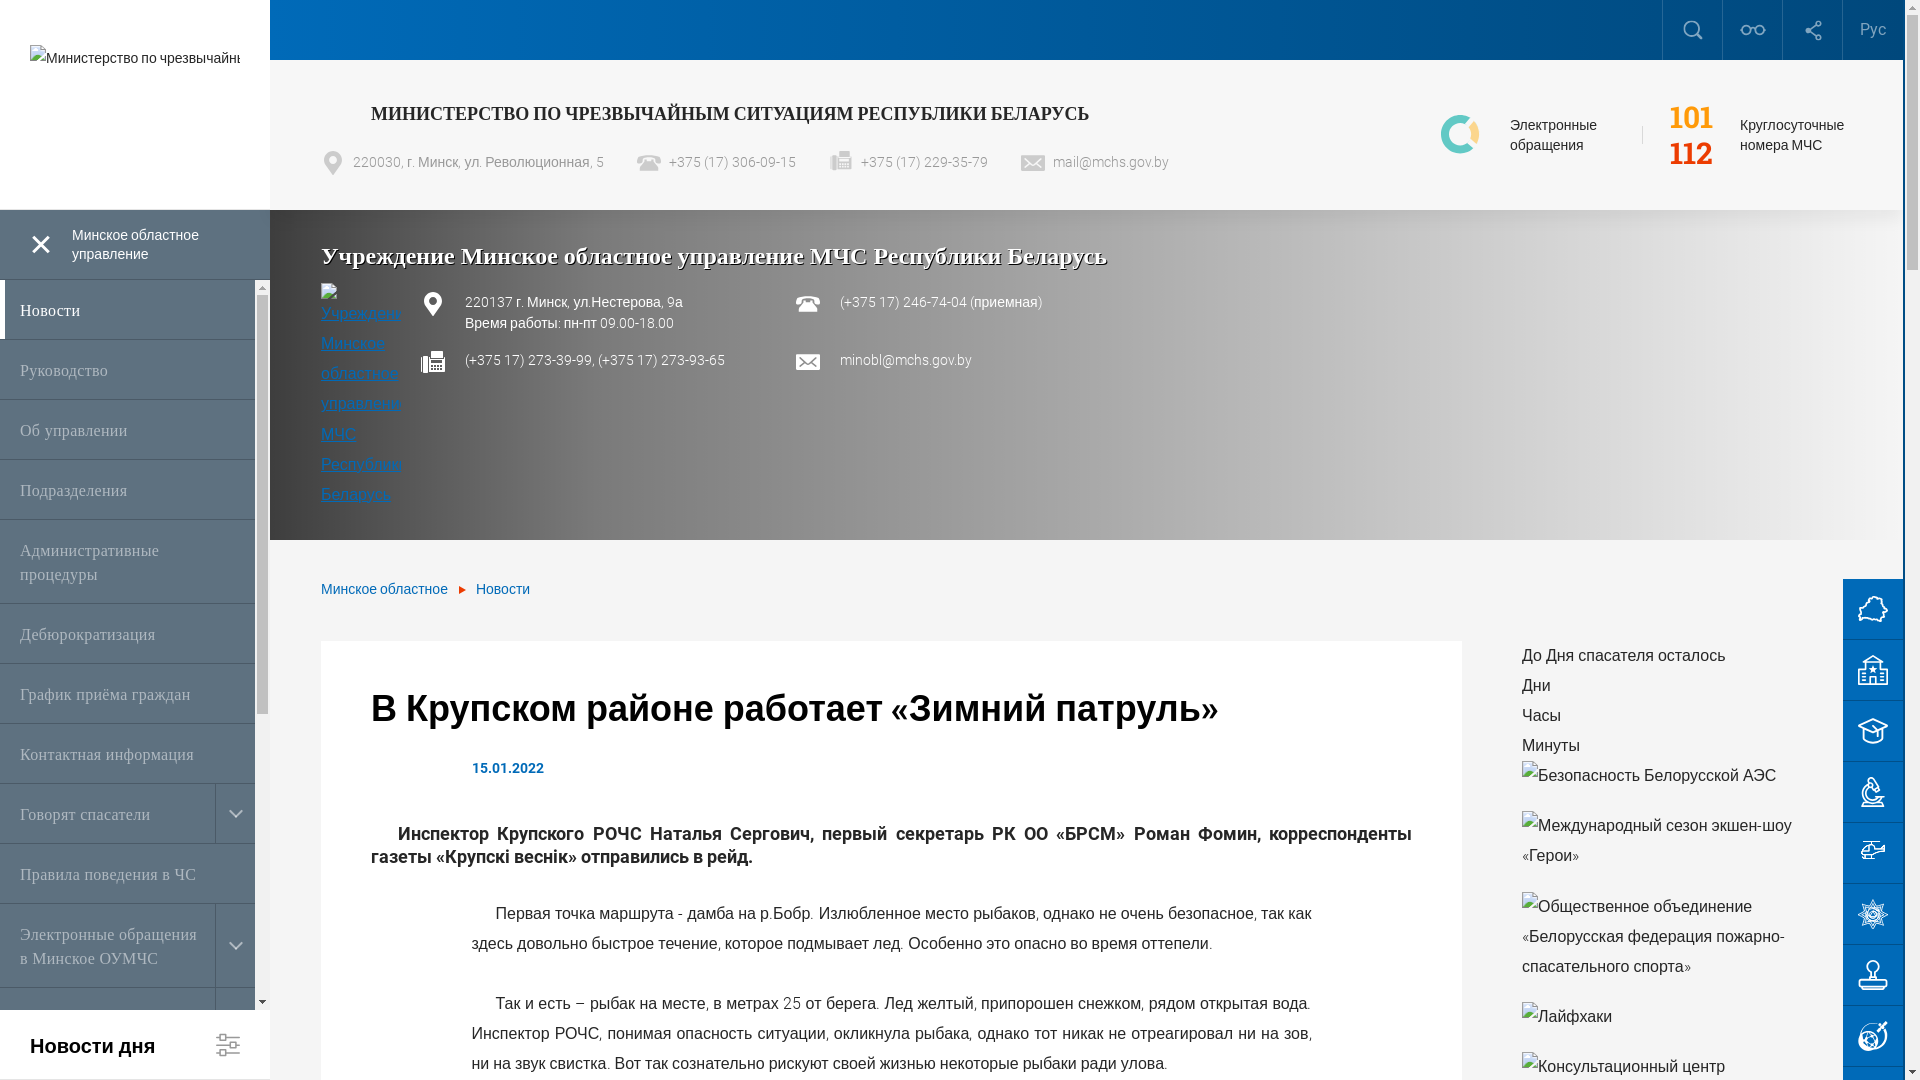 The width and height of the screenshot is (1920, 1080). I want to click on '(+375 17) 273-93-65', so click(661, 358).